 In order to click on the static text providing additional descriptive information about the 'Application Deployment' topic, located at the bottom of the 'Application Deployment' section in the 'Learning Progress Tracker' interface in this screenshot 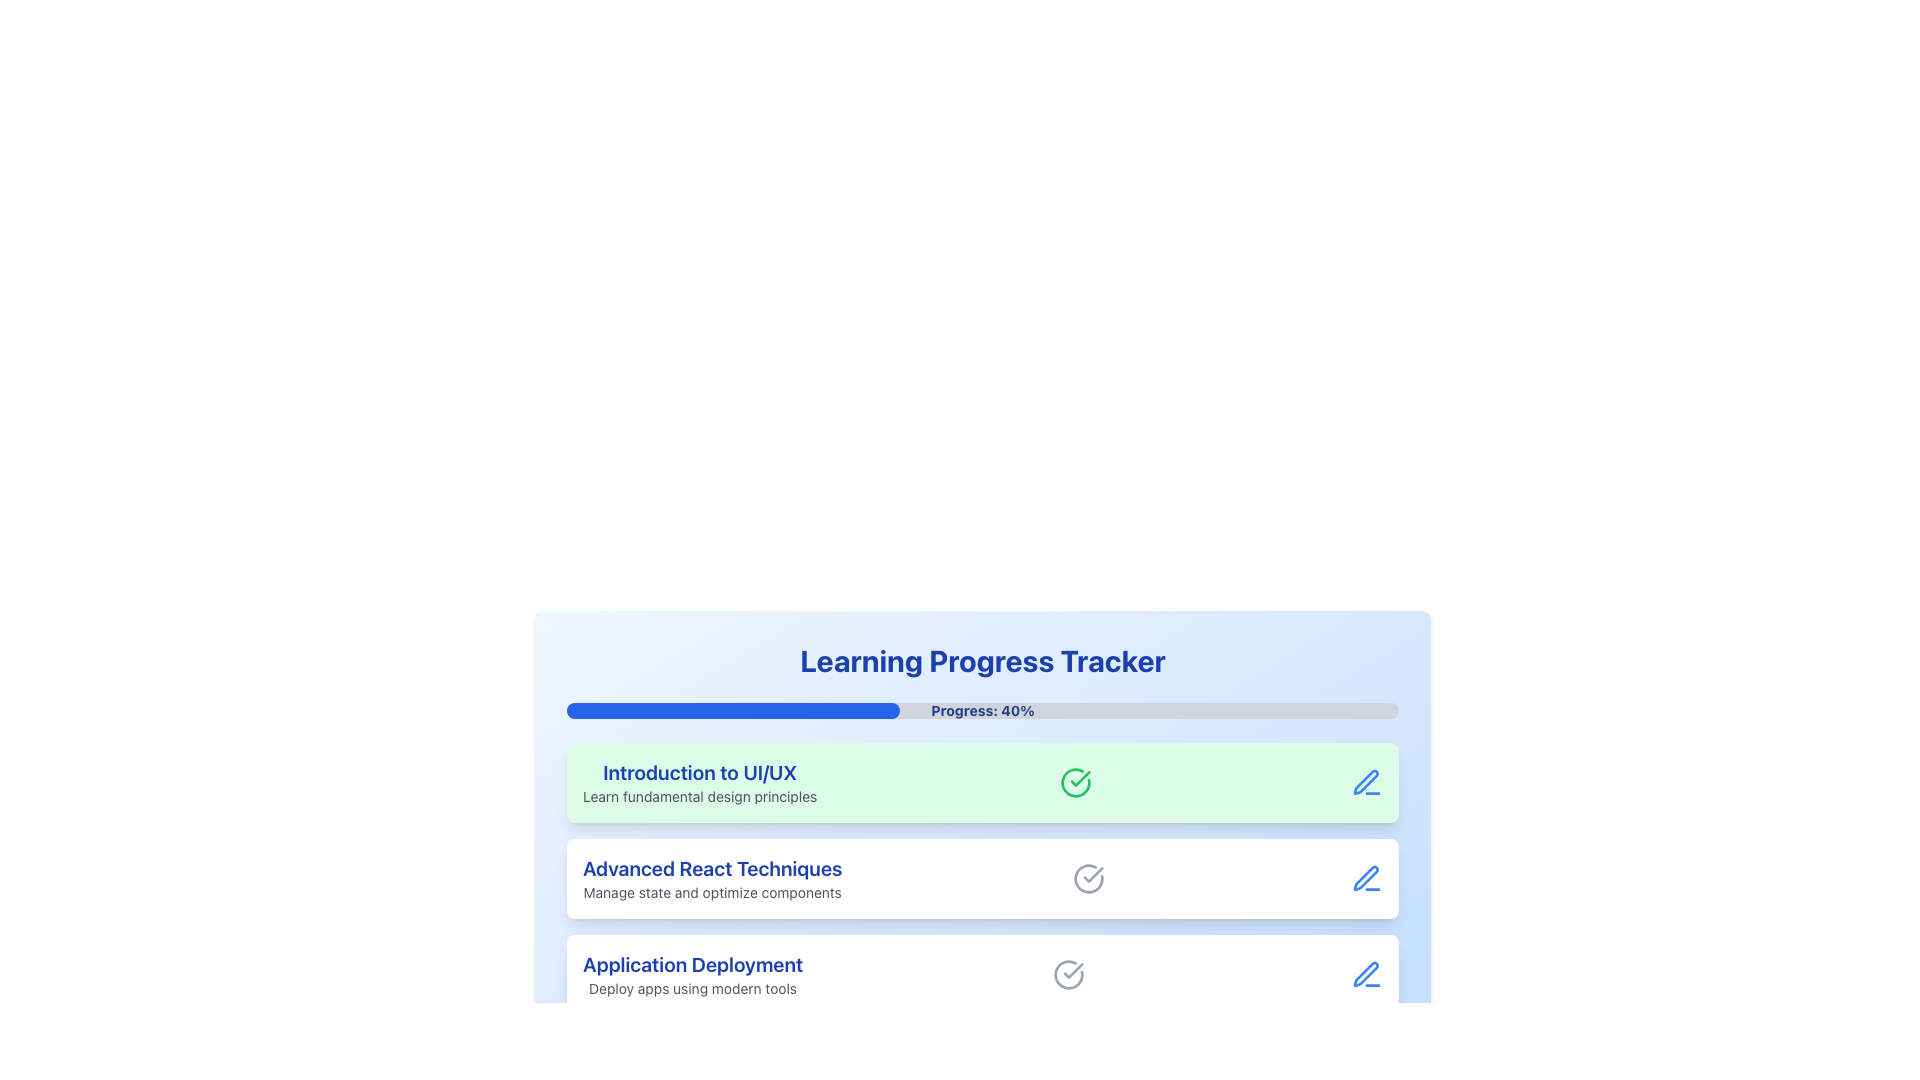, I will do `click(693, 987)`.